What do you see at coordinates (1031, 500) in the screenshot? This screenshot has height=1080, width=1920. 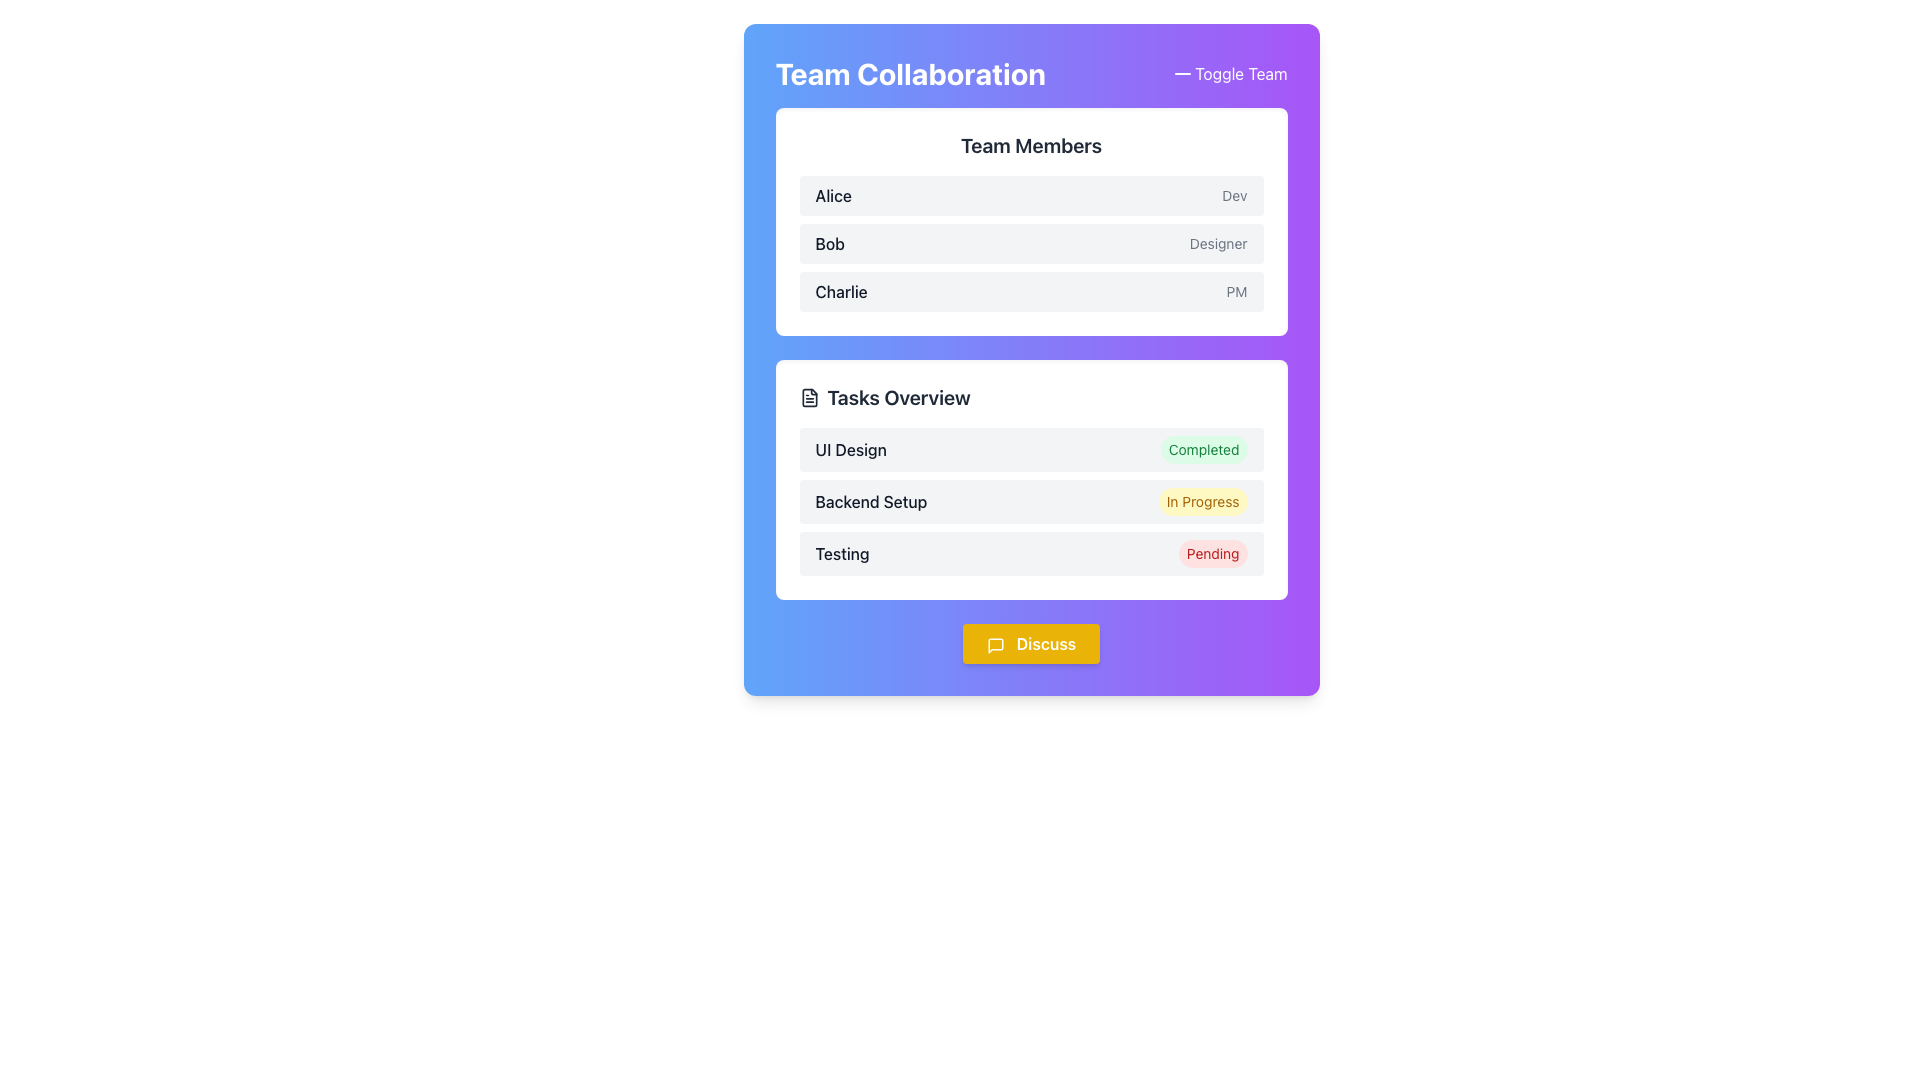 I see `the 'Backend Setup' task status indicator` at bounding box center [1031, 500].